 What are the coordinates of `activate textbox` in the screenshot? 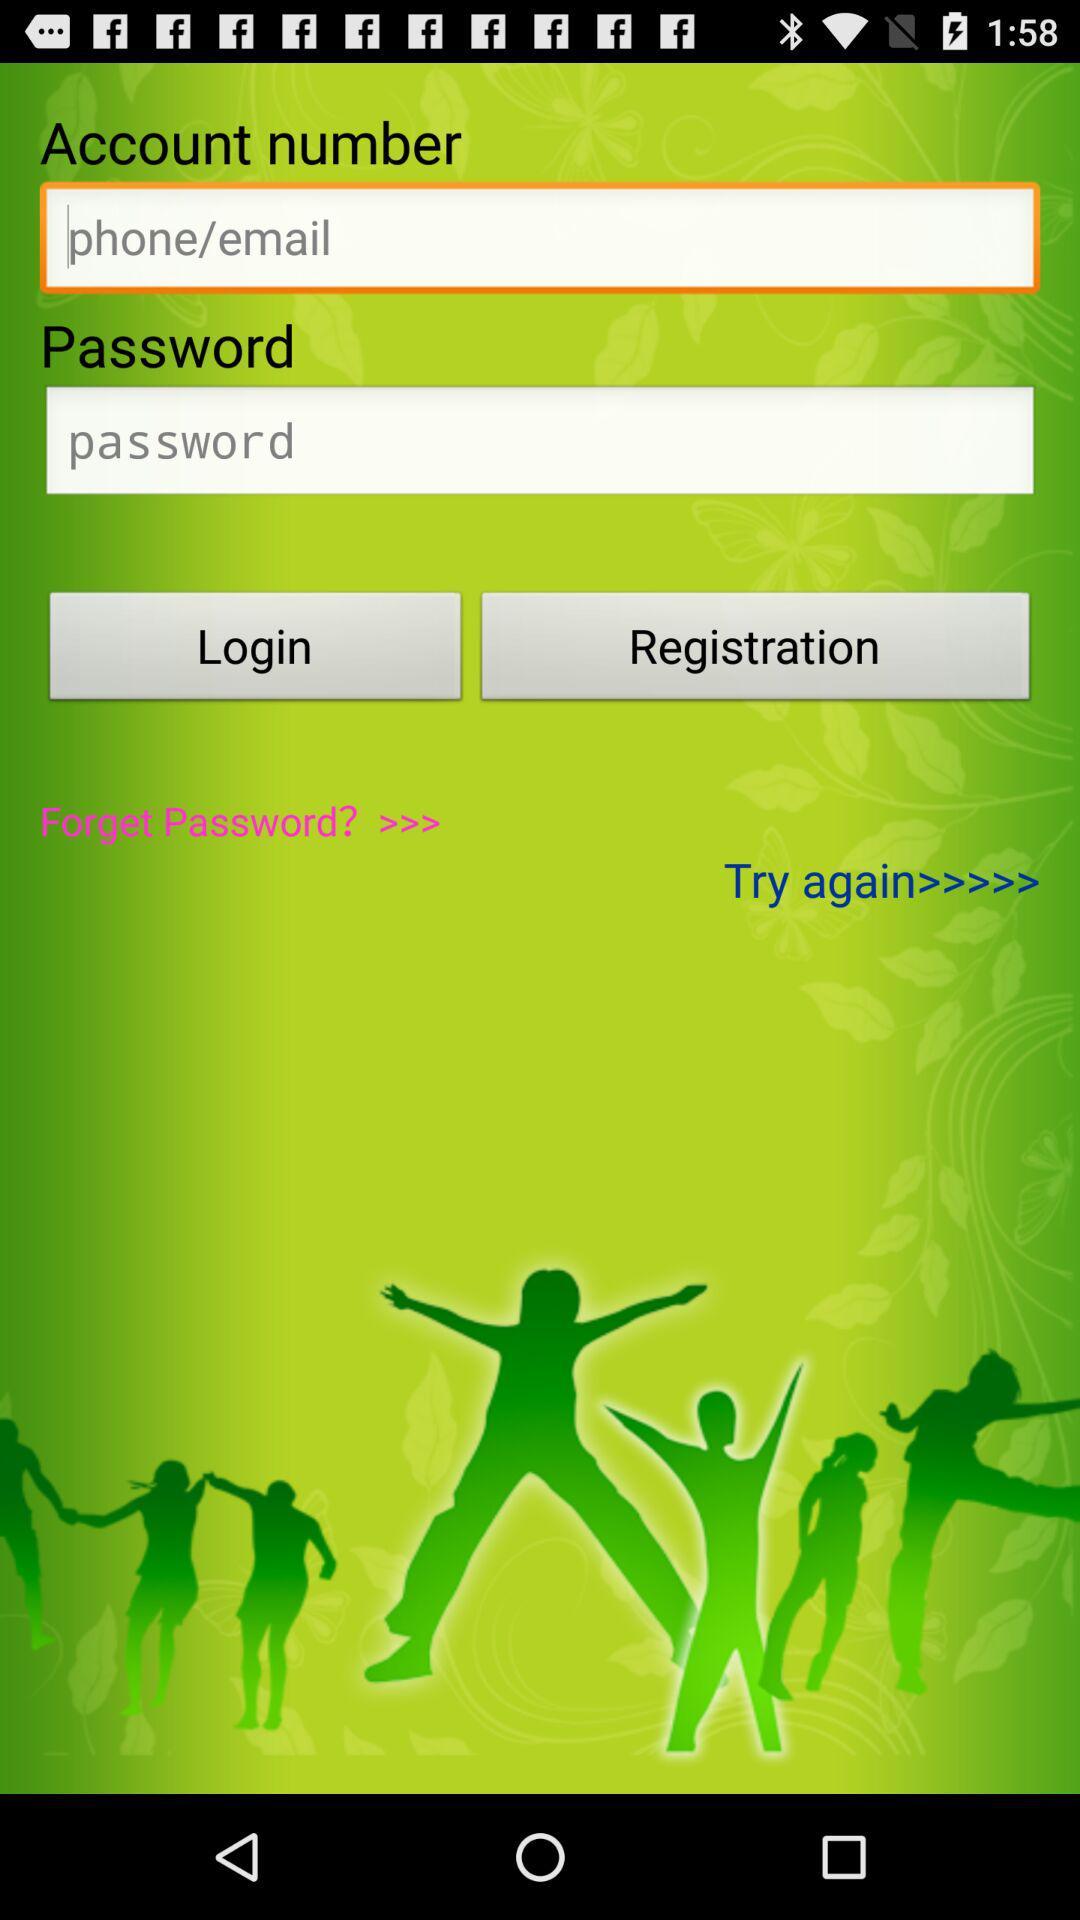 It's located at (540, 242).